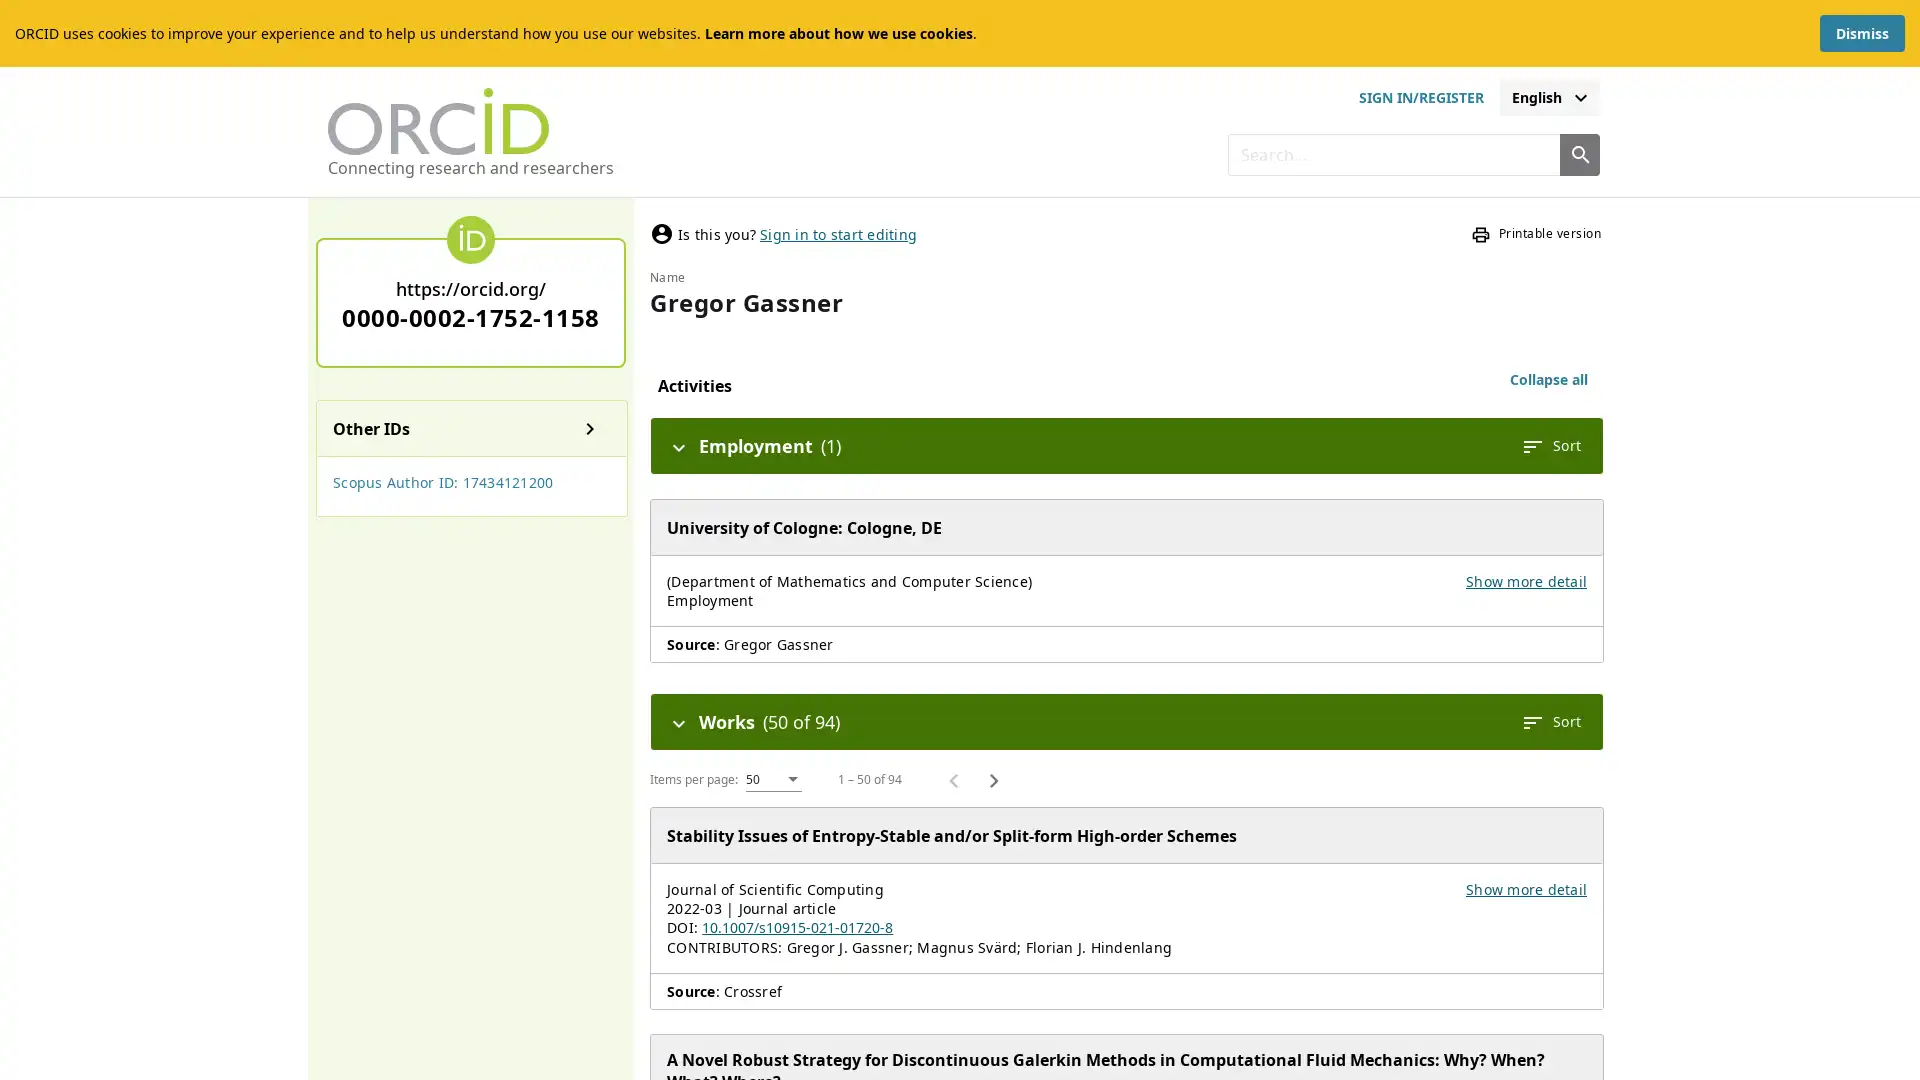  Describe the element at coordinates (589, 427) in the screenshot. I see `Show details` at that location.